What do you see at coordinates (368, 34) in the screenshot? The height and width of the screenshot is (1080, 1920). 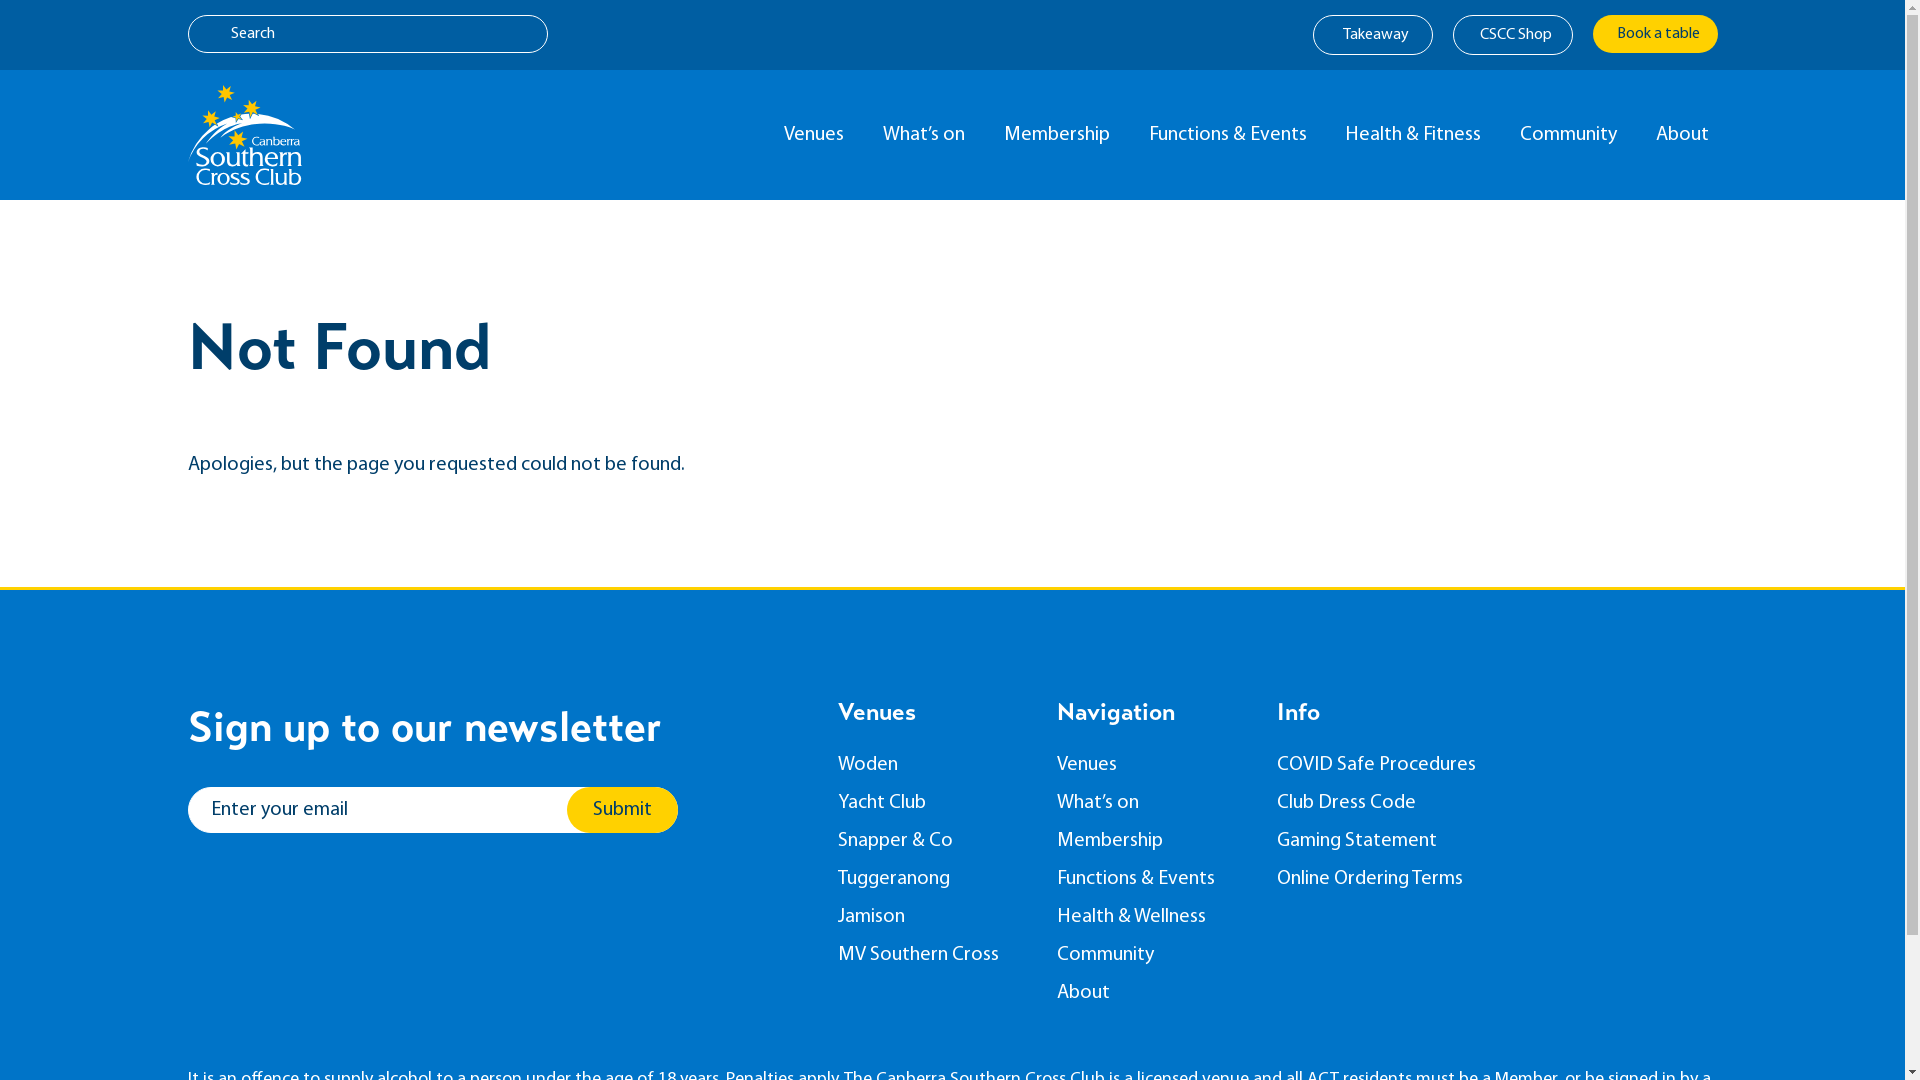 I see `'Search'` at bounding box center [368, 34].